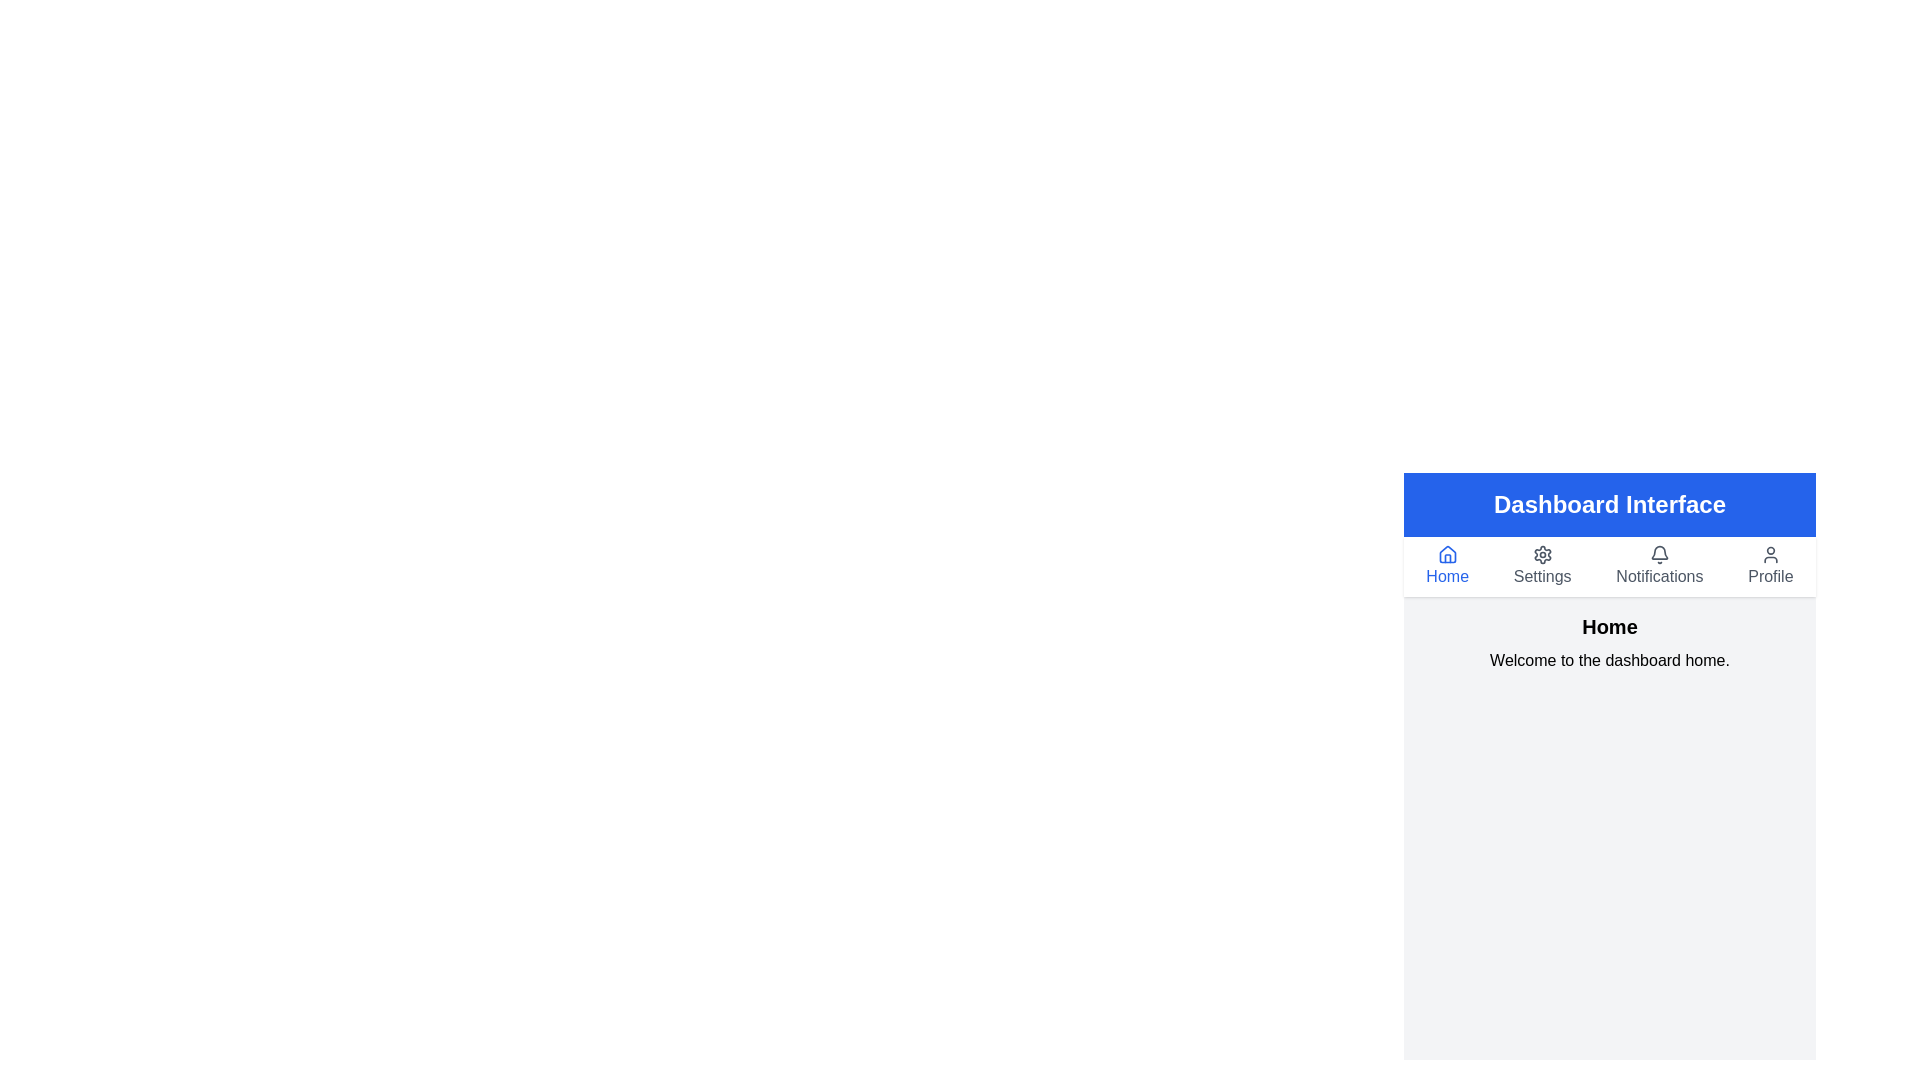 The height and width of the screenshot is (1080, 1920). What do you see at coordinates (1541, 555) in the screenshot?
I see `the cogwheel icon located in the navigation bar beneath the 'Dashboard Interface'` at bounding box center [1541, 555].